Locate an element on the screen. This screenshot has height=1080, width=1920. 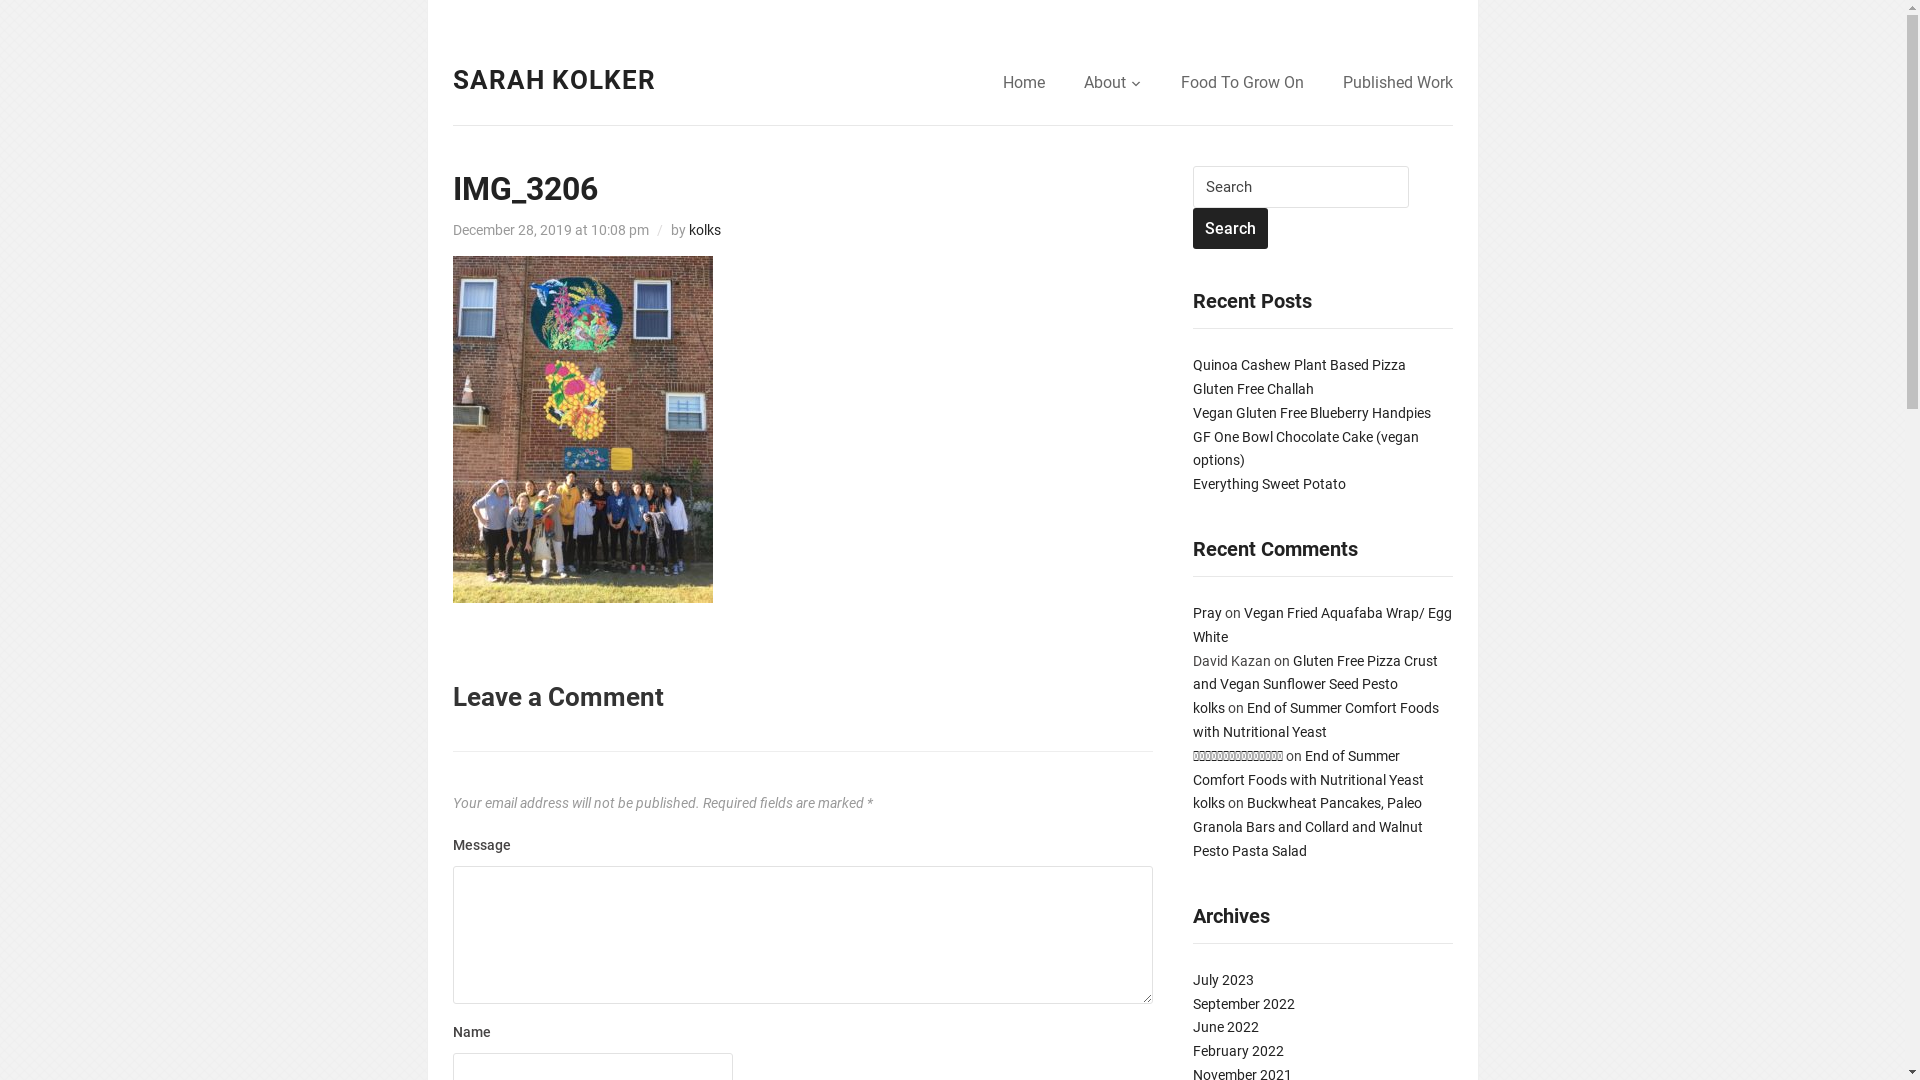
'SARAH KOLKER' is located at coordinates (450, 79).